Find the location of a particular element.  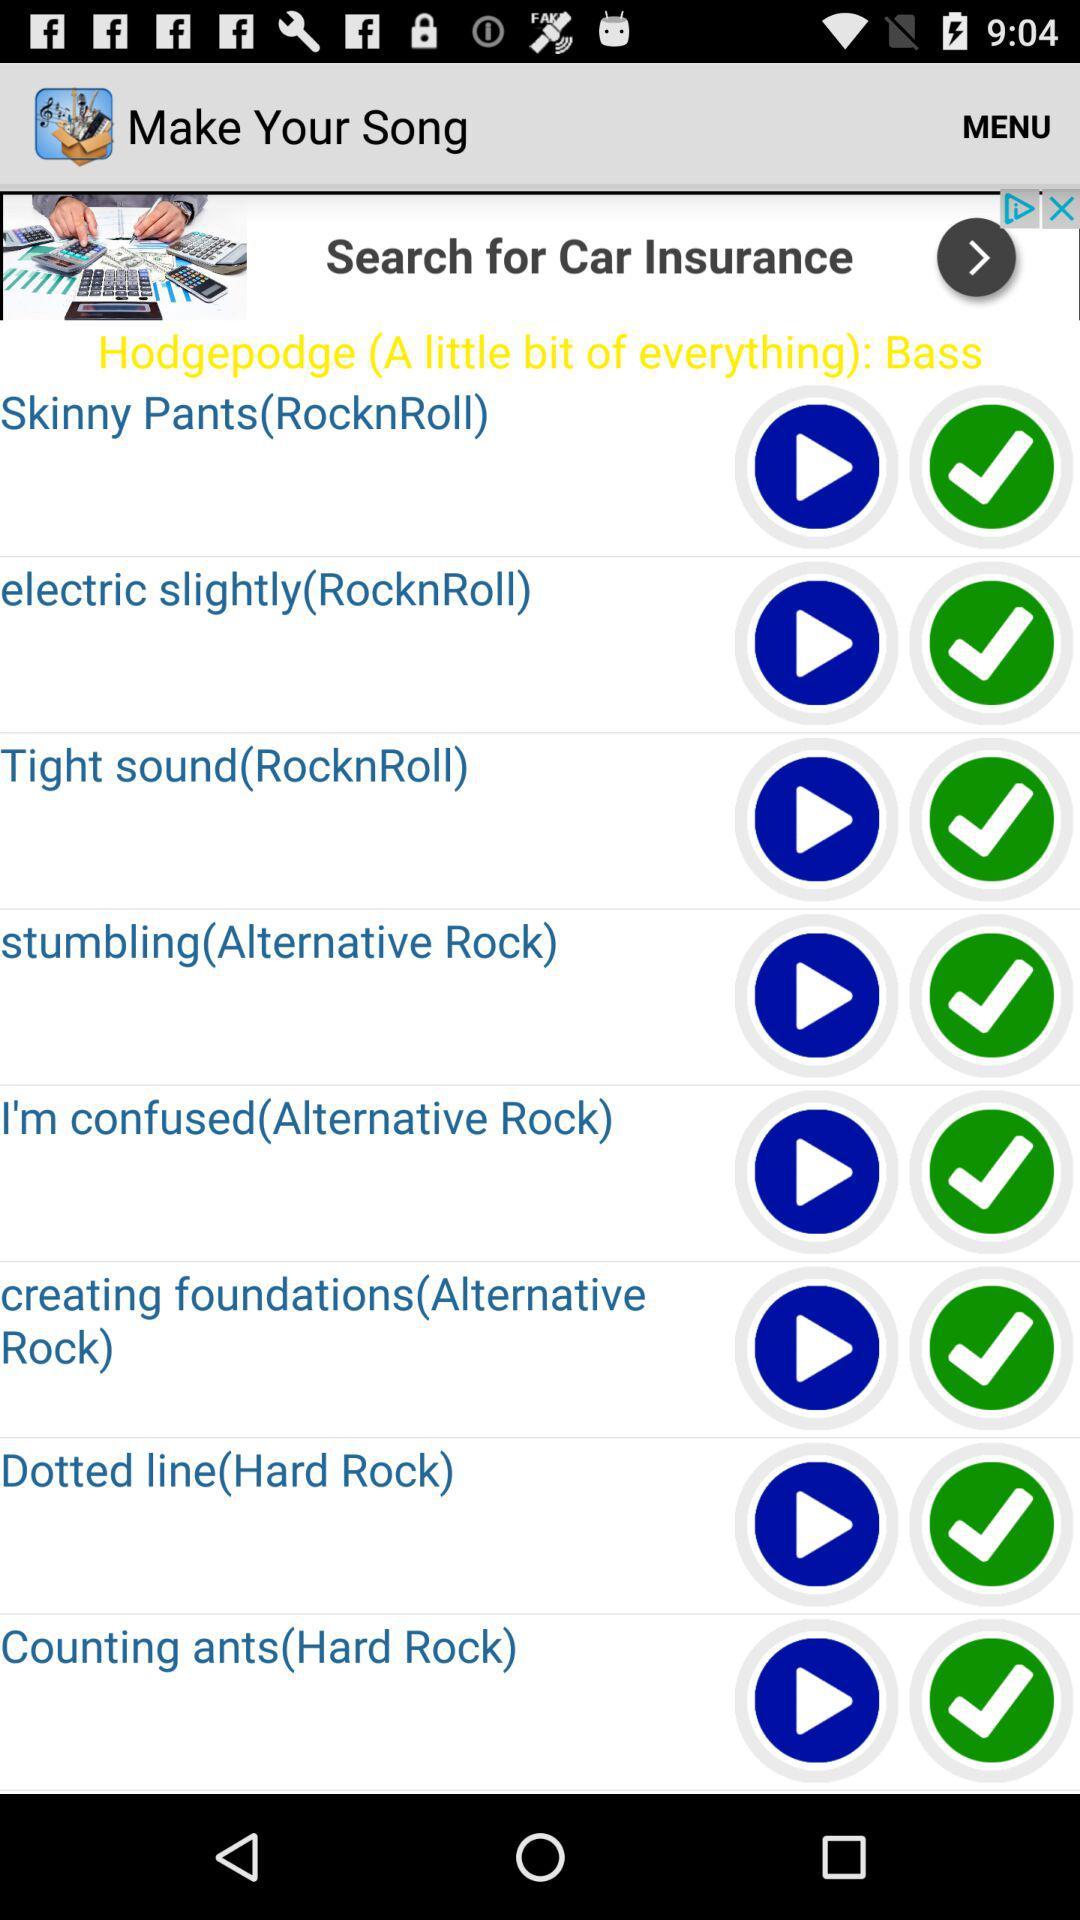

line is located at coordinates (992, 1524).